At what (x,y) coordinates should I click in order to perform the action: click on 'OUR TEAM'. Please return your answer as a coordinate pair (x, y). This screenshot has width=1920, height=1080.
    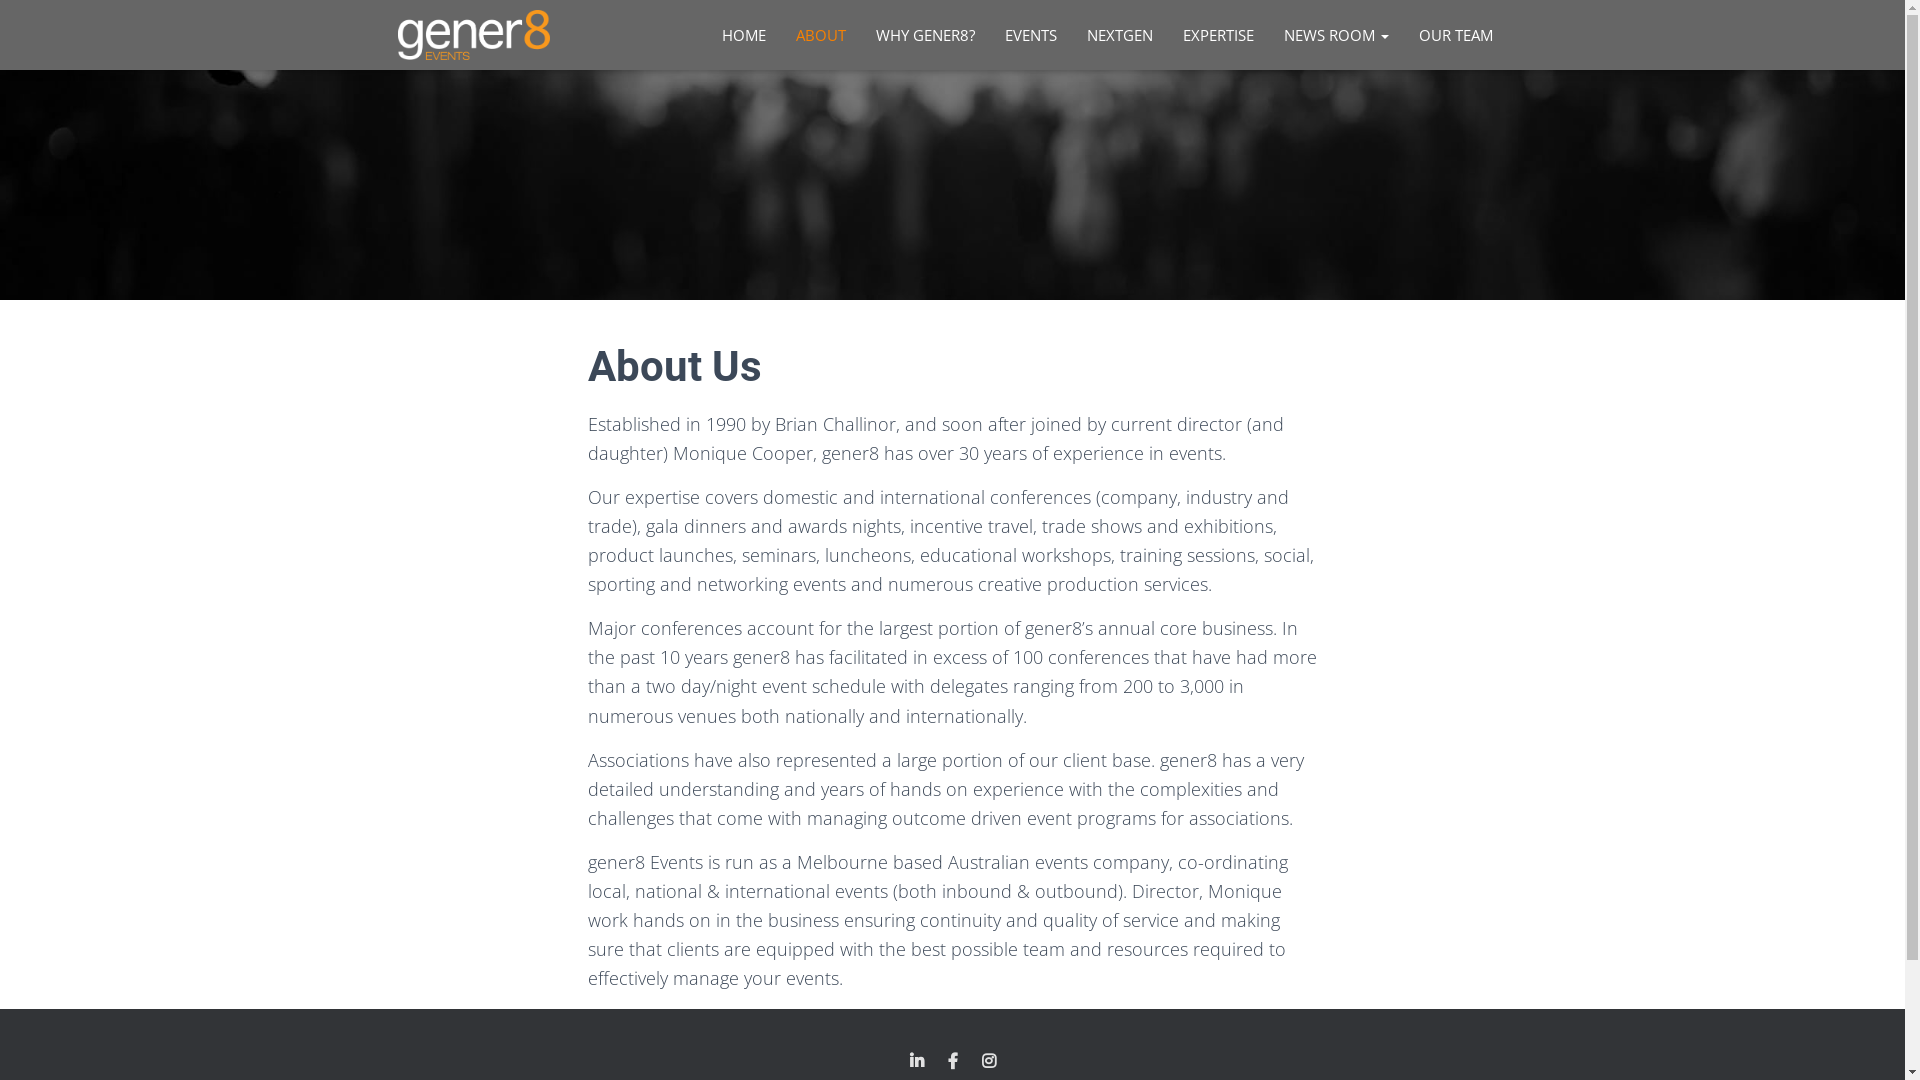
    Looking at the image, I should click on (1455, 34).